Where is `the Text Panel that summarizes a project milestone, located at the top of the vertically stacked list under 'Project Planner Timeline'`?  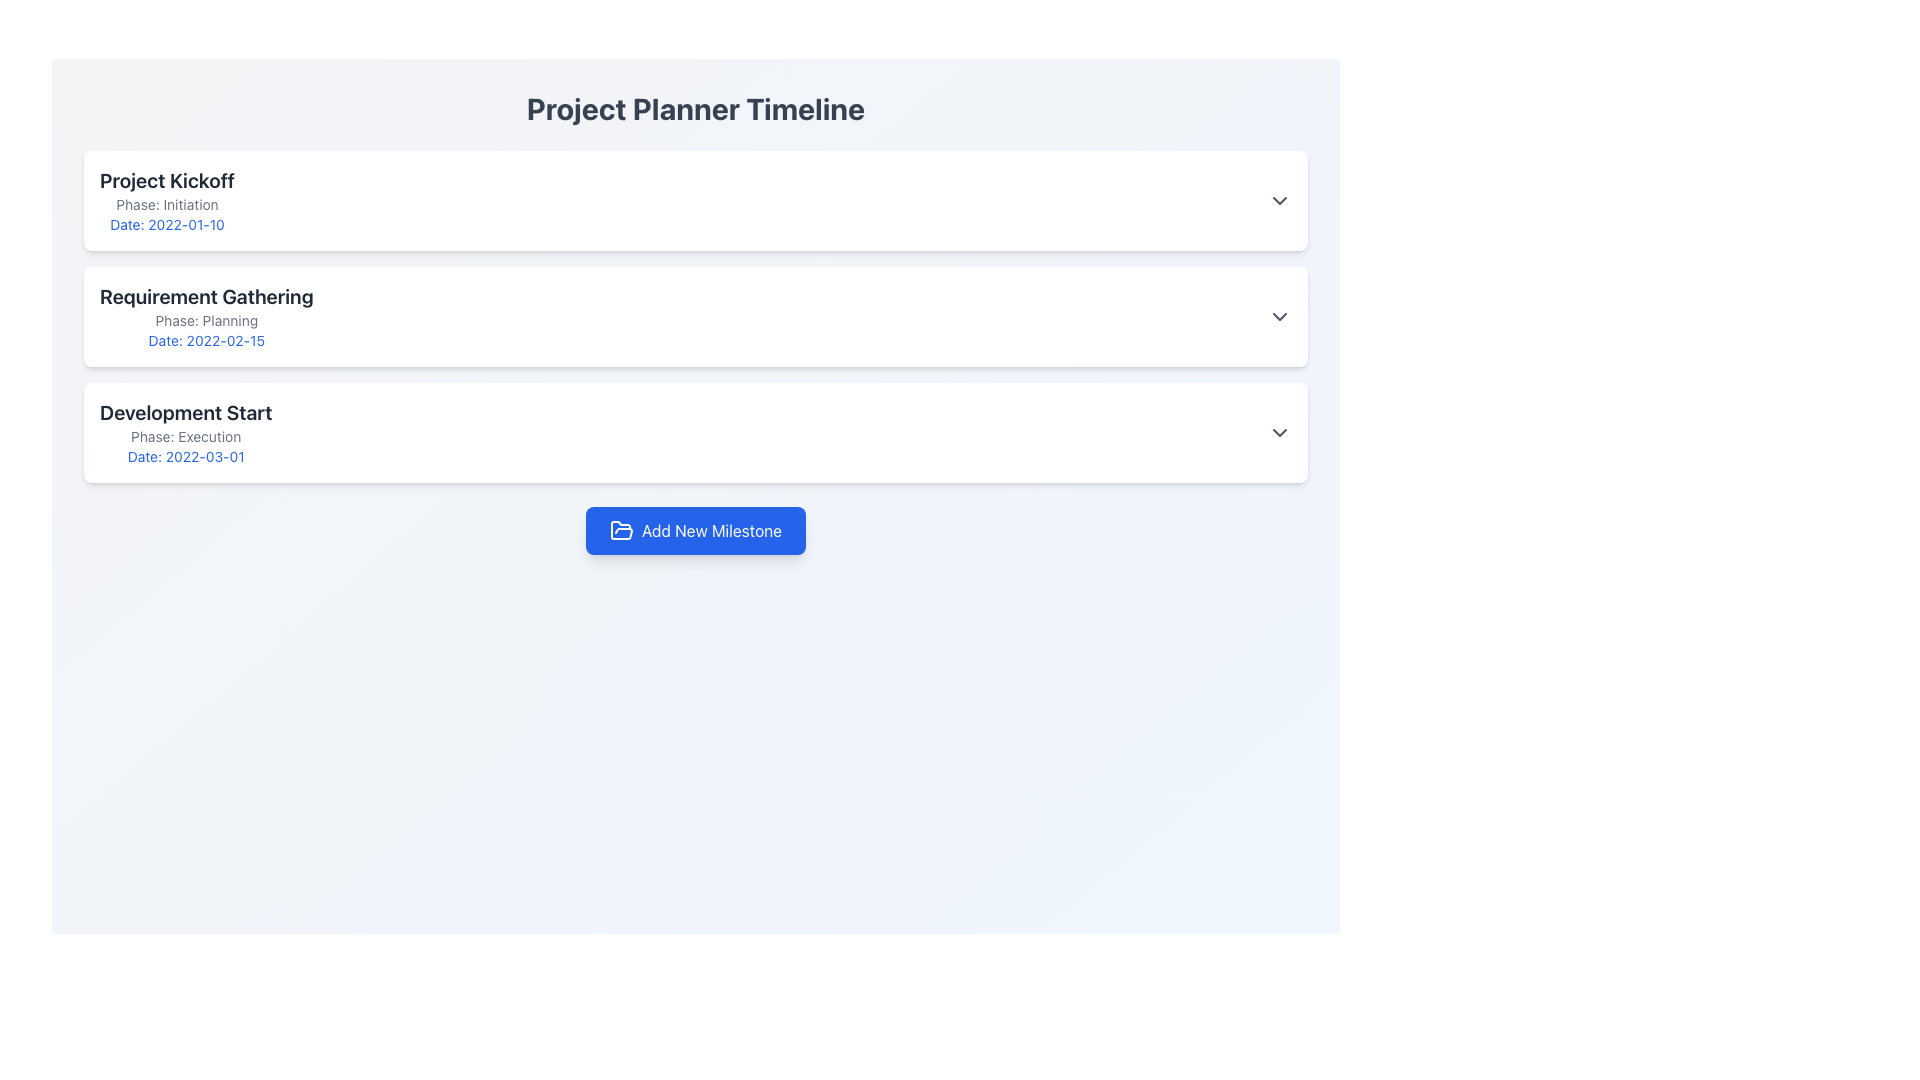 the Text Panel that summarizes a project milestone, located at the top of the vertically stacked list under 'Project Planner Timeline' is located at coordinates (167, 200).